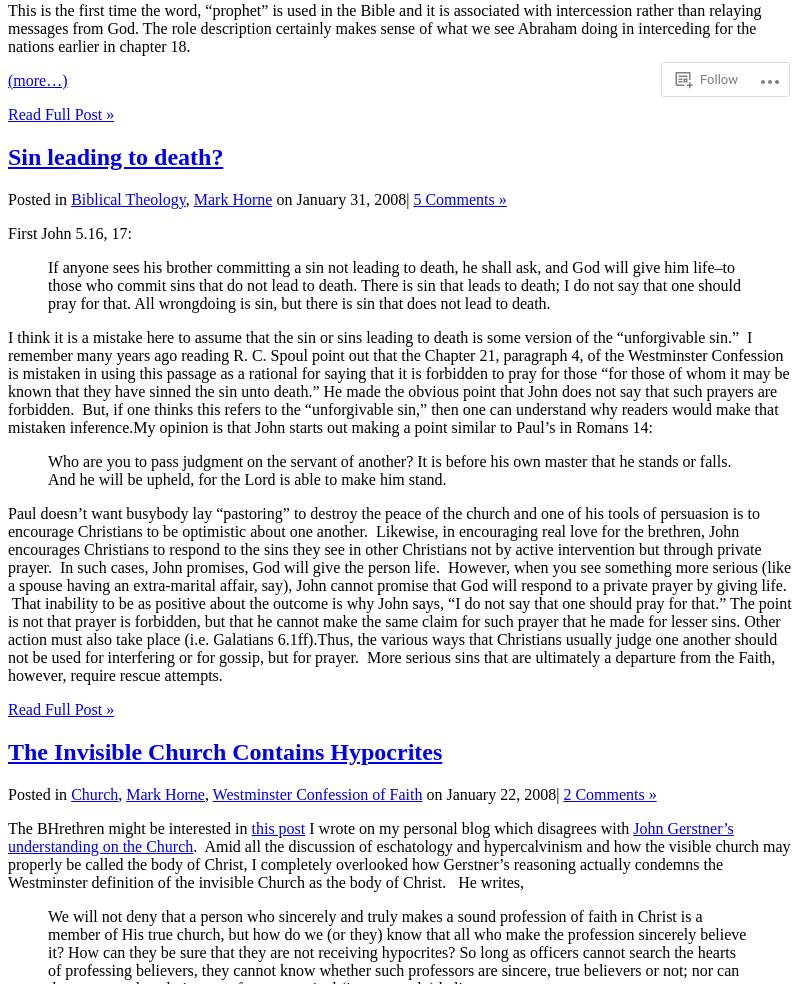 The image size is (800, 984). Describe the element at coordinates (393, 283) in the screenshot. I see `'If anyone sees his brother committing a sin not leading to death, he shall ask, and God will give him life–to those who commit sins that do not lead to death. There is sin that leads to death; I do not say that one should pray for that. All wrongdoing is sin, but there is sin that does not lead to death.'` at that location.